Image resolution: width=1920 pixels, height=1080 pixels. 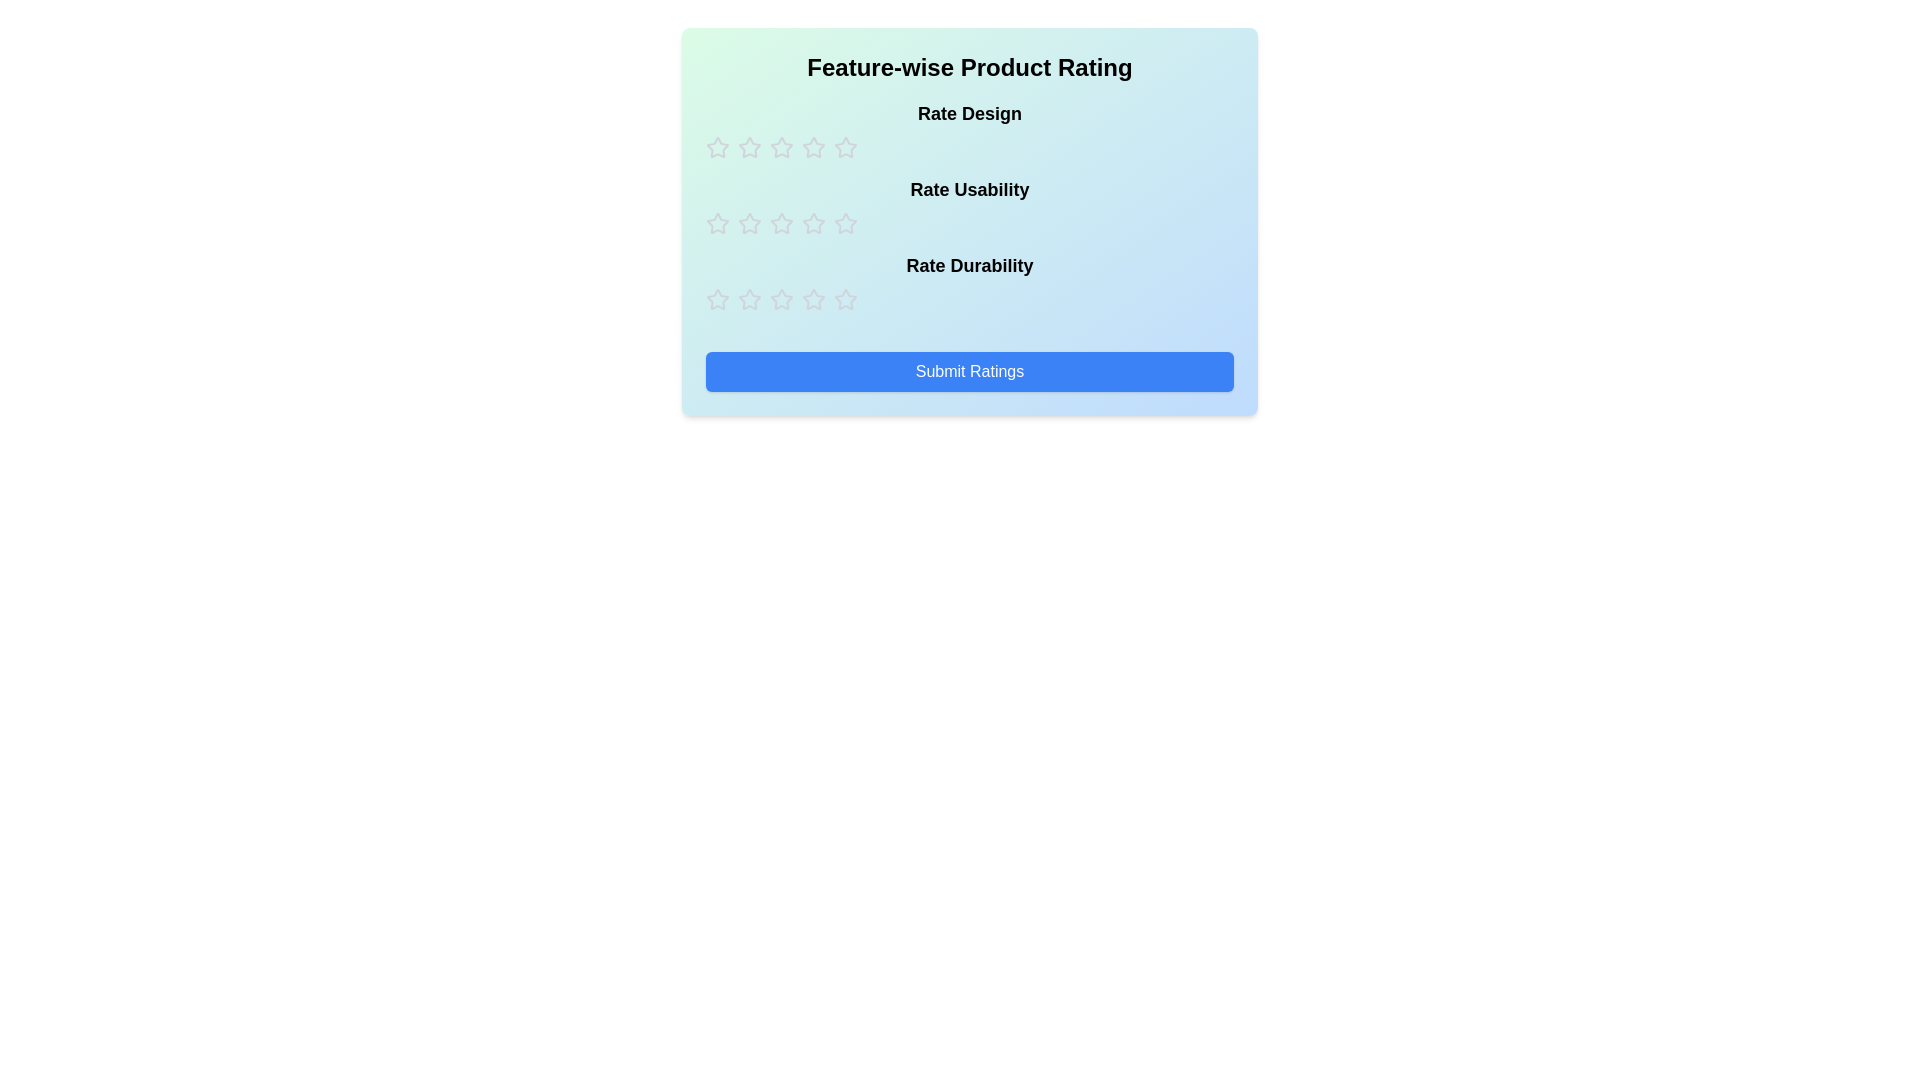 What do you see at coordinates (969, 371) in the screenshot?
I see `the 'Submit Ratings' button` at bounding box center [969, 371].